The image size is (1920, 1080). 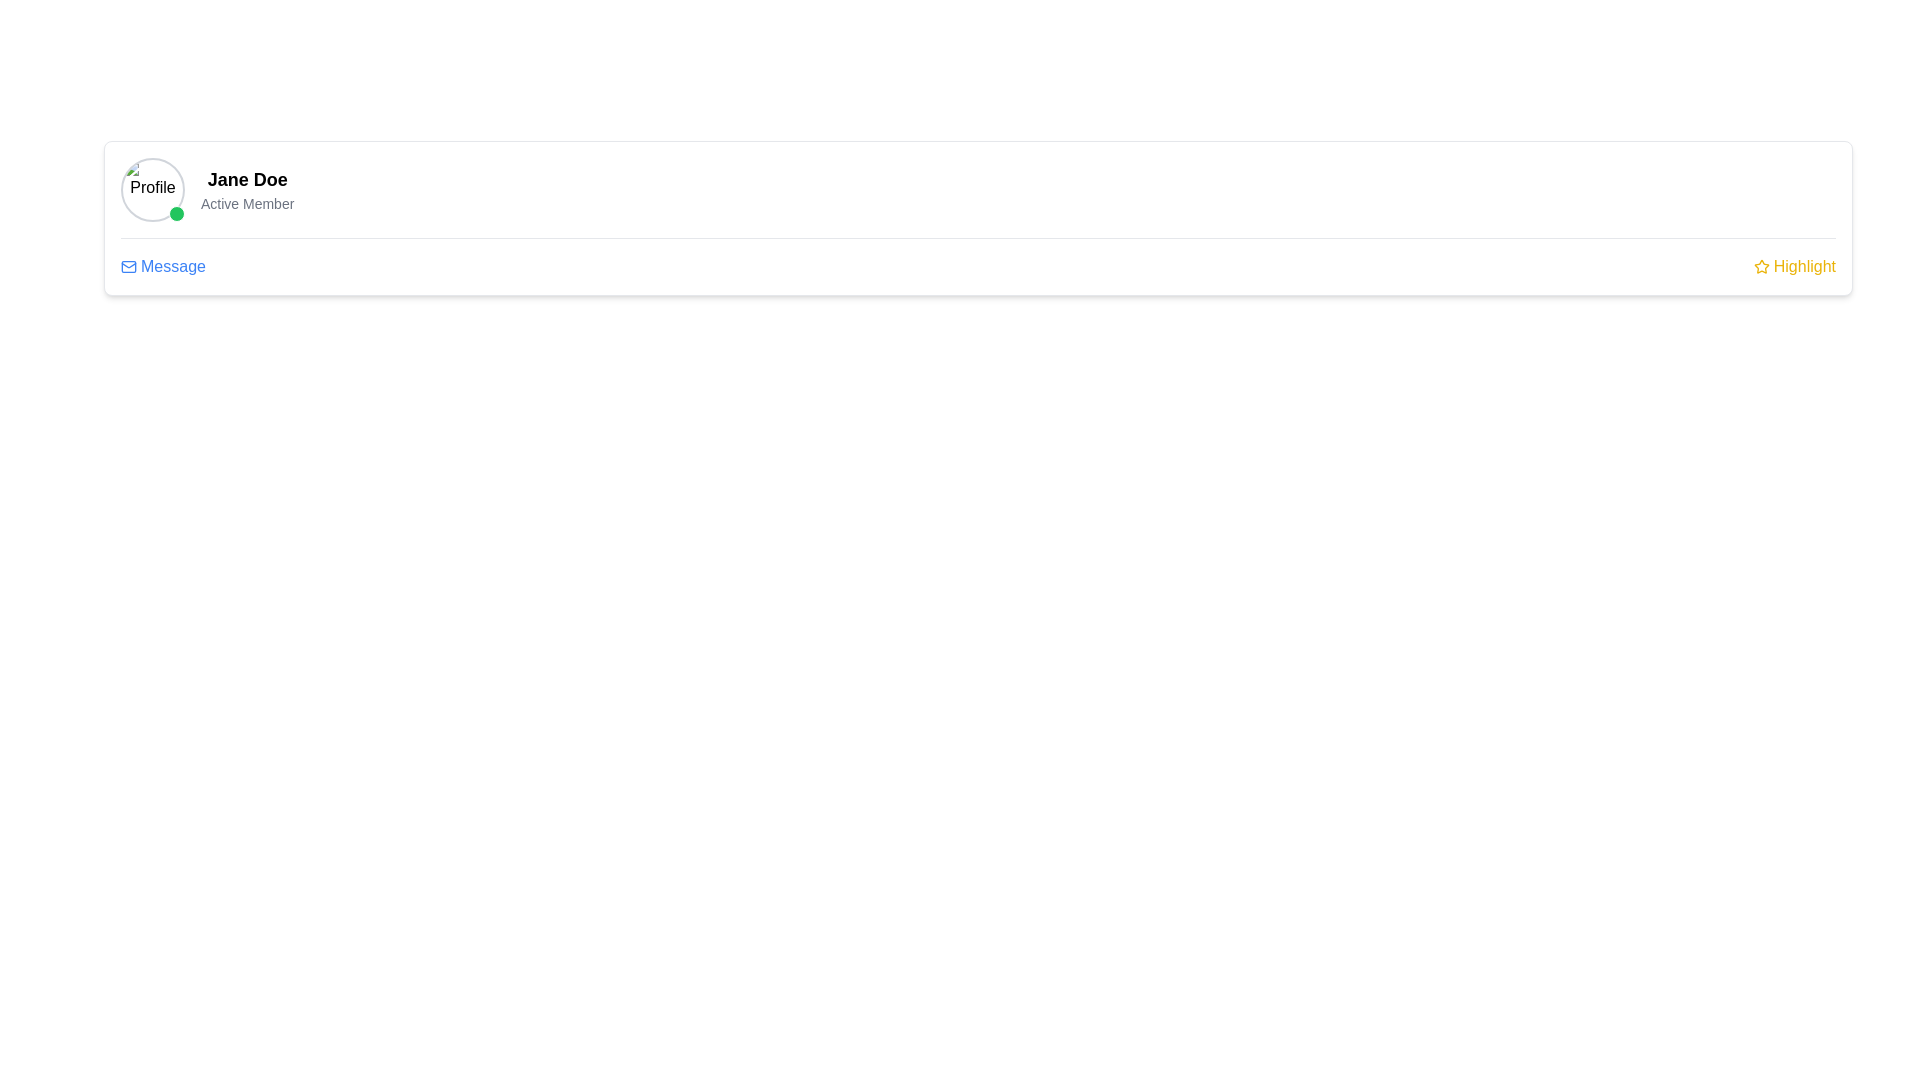 I want to click on the envelope-shaped icon element, which is styled with an outline and located next to the 'Message' label in the lower-left area of the user information card, so click(x=128, y=265).